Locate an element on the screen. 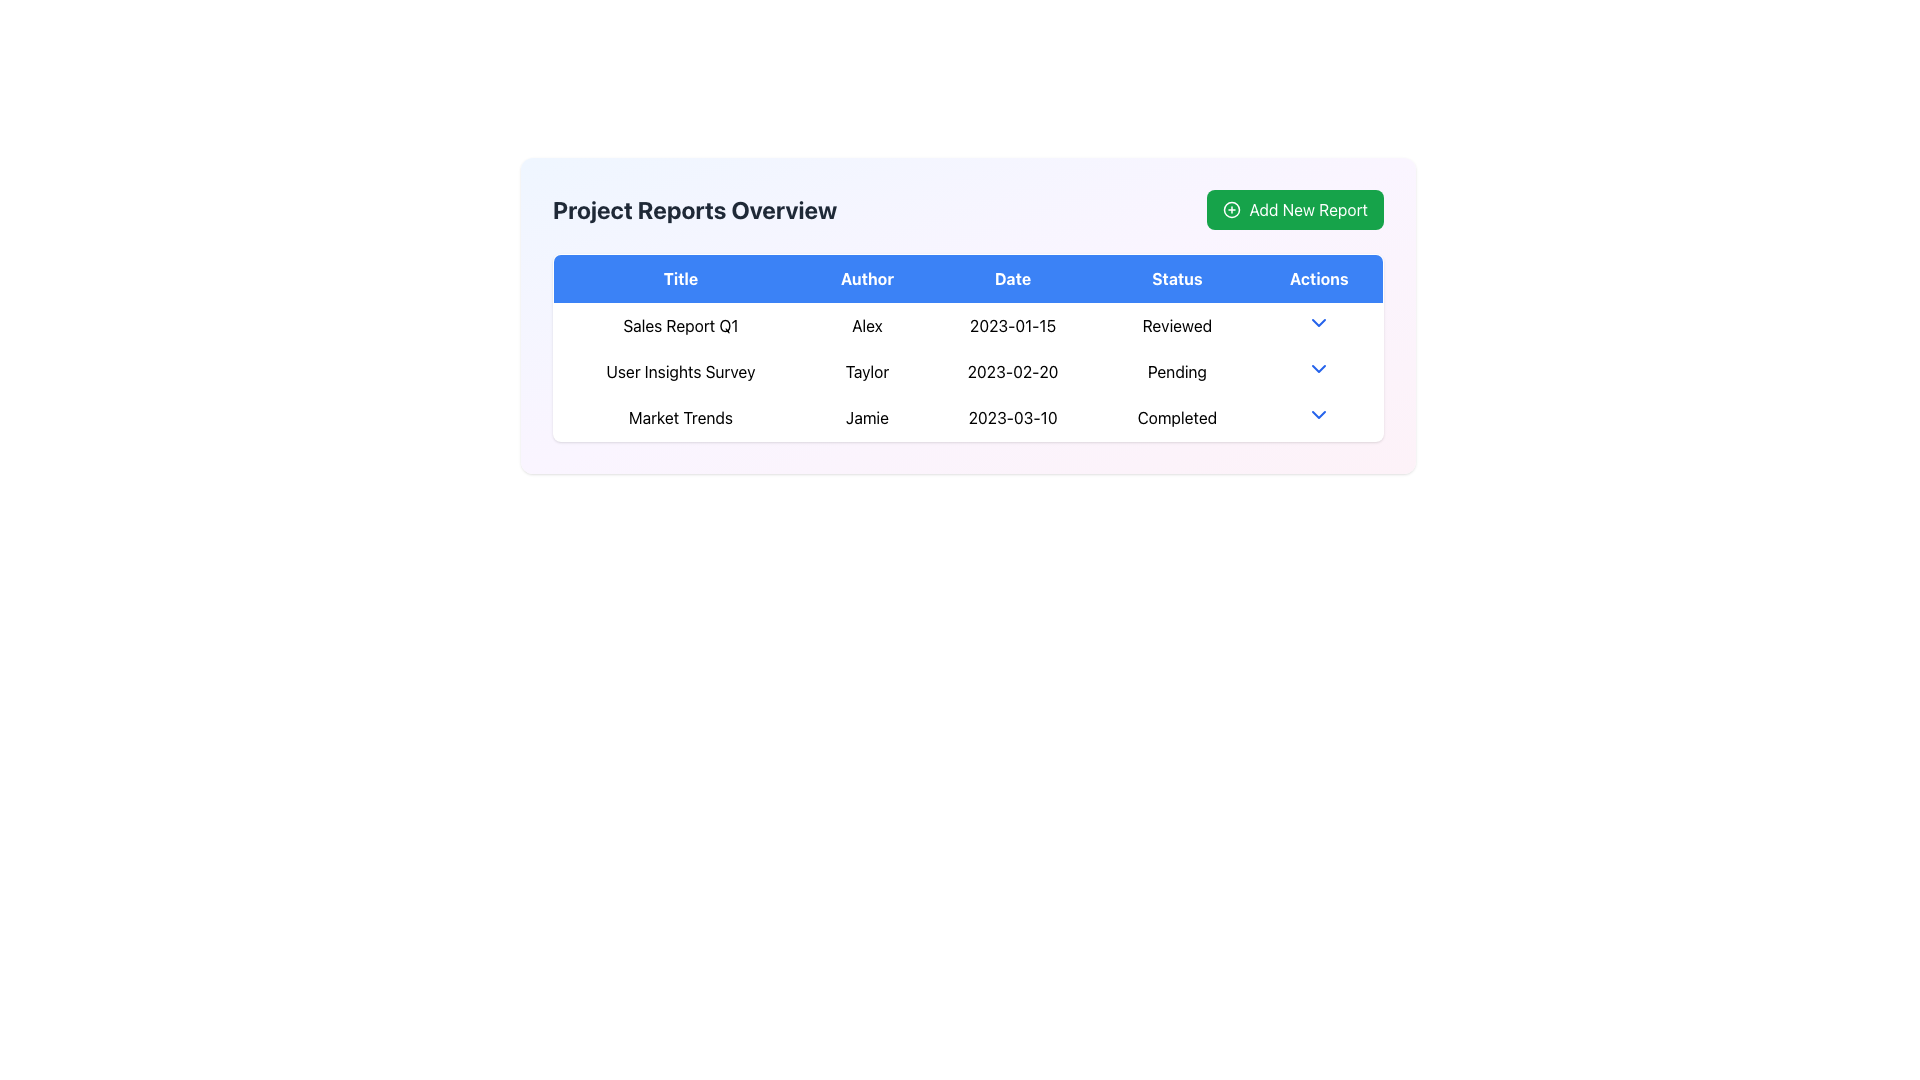 This screenshot has width=1920, height=1080. the green button labeled 'Add New Report' with a plus sign icon is located at coordinates (1295, 209).